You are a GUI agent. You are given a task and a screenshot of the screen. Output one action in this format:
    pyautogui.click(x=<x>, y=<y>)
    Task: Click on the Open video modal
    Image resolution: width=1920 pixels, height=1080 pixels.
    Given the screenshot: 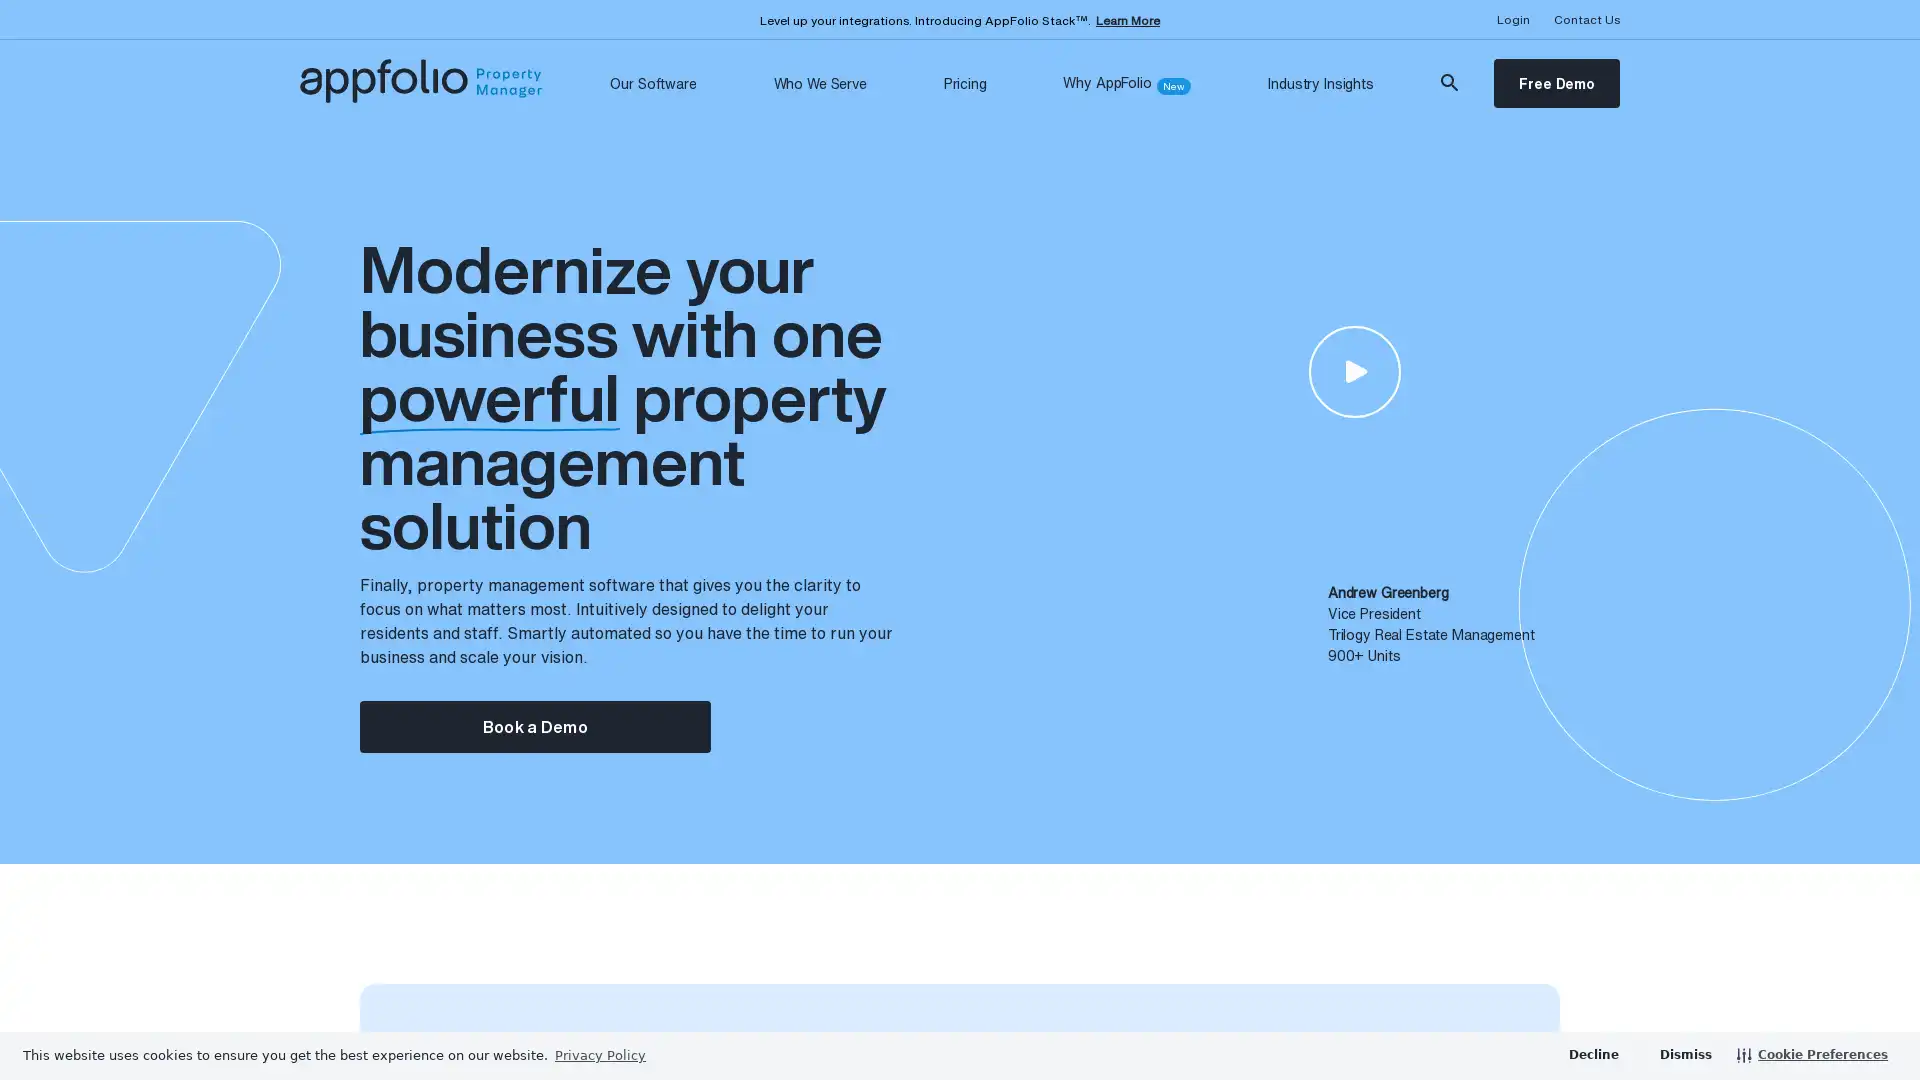 What is the action you would take?
    pyautogui.click(x=1354, y=398)
    